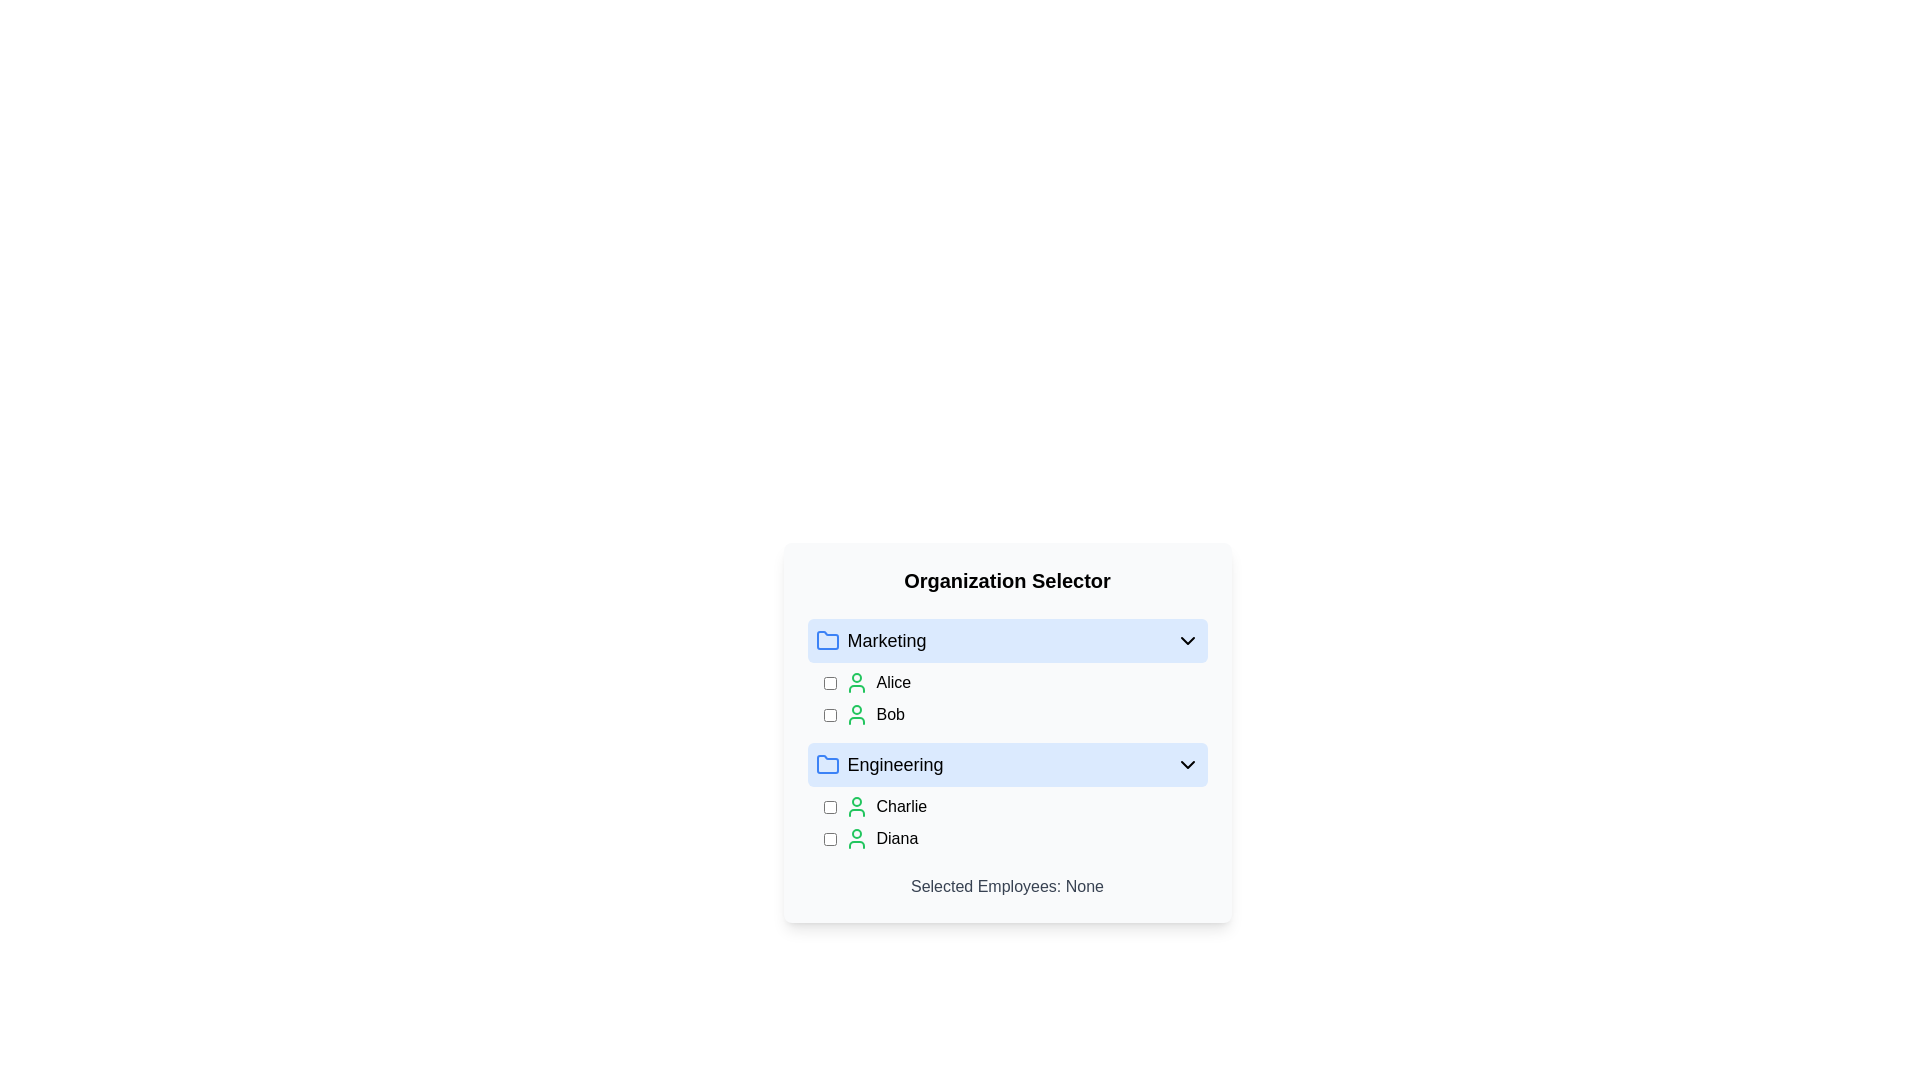 This screenshot has height=1080, width=1920. I want to click on the checkbox next to the employee 'Alice' in the selectable list under the 'Marketing' section, so click(1007, 697).